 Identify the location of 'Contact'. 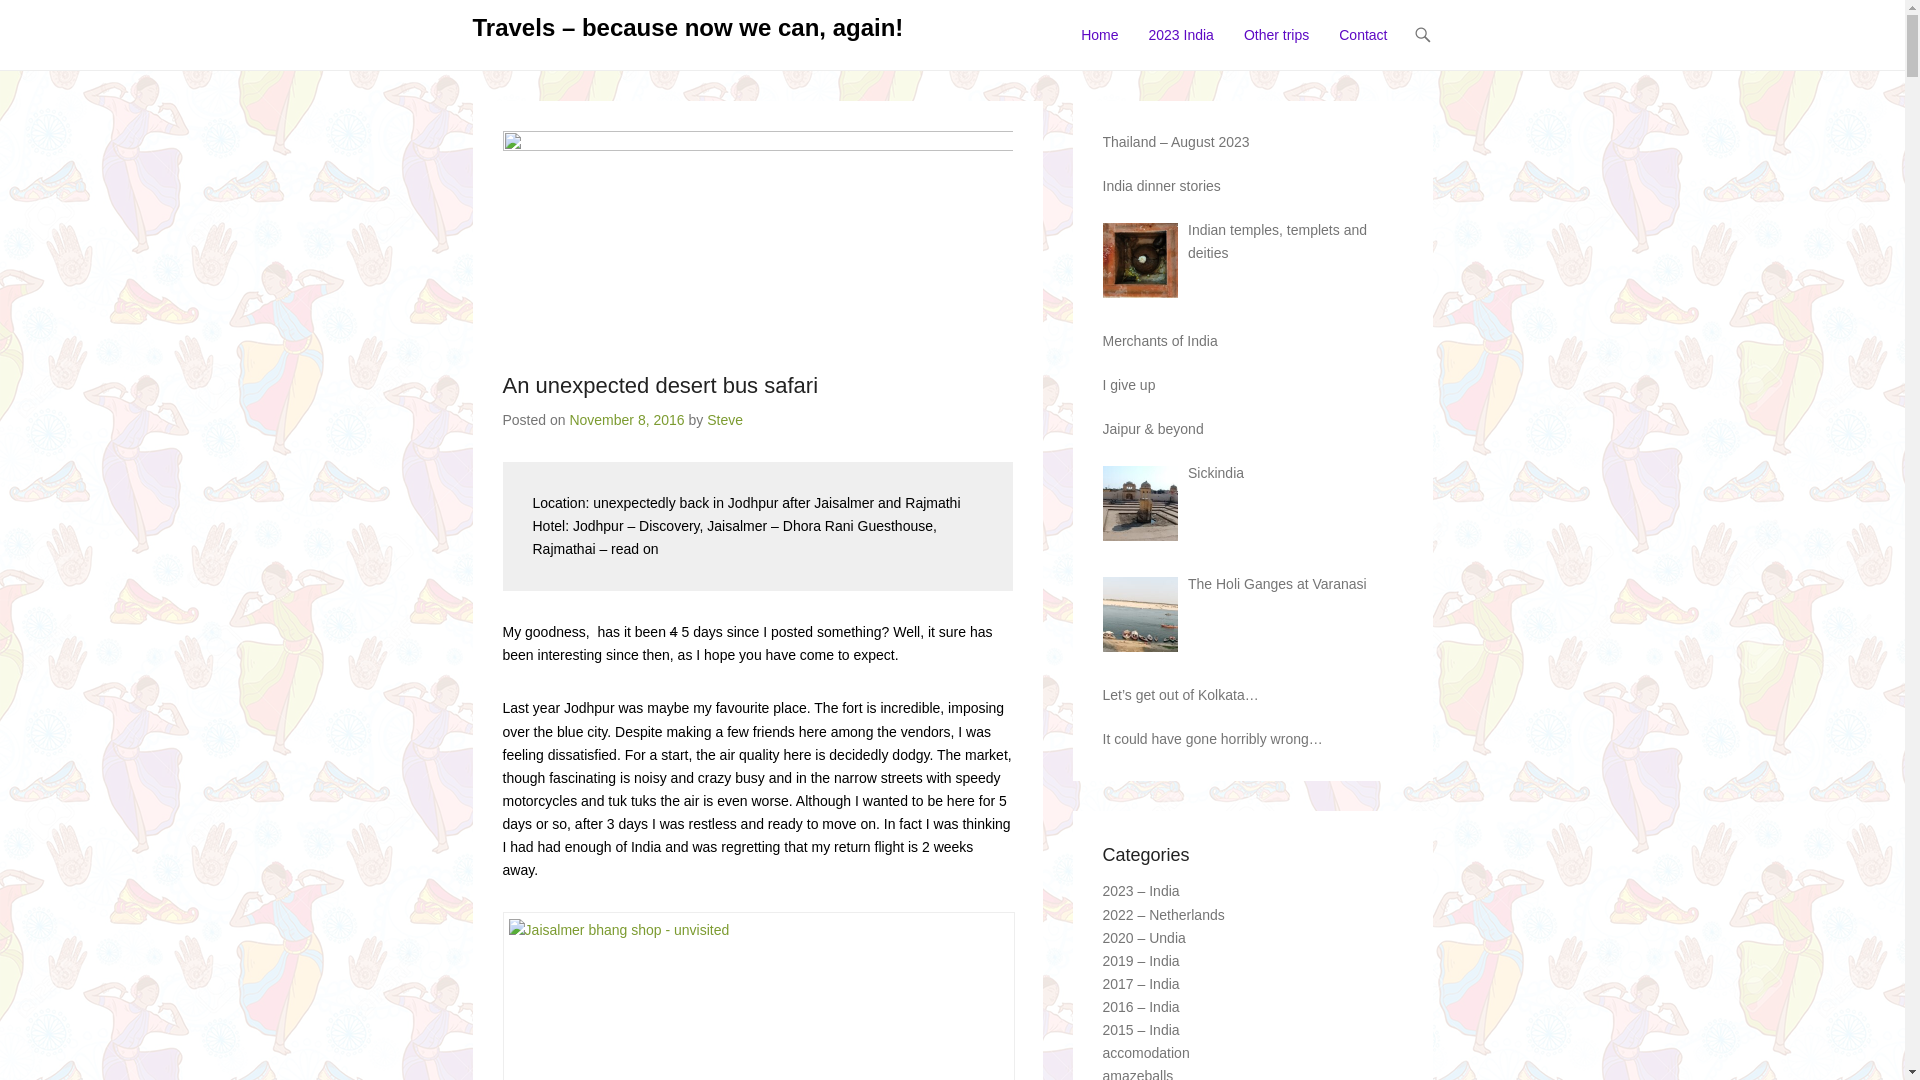
(1362, 46).